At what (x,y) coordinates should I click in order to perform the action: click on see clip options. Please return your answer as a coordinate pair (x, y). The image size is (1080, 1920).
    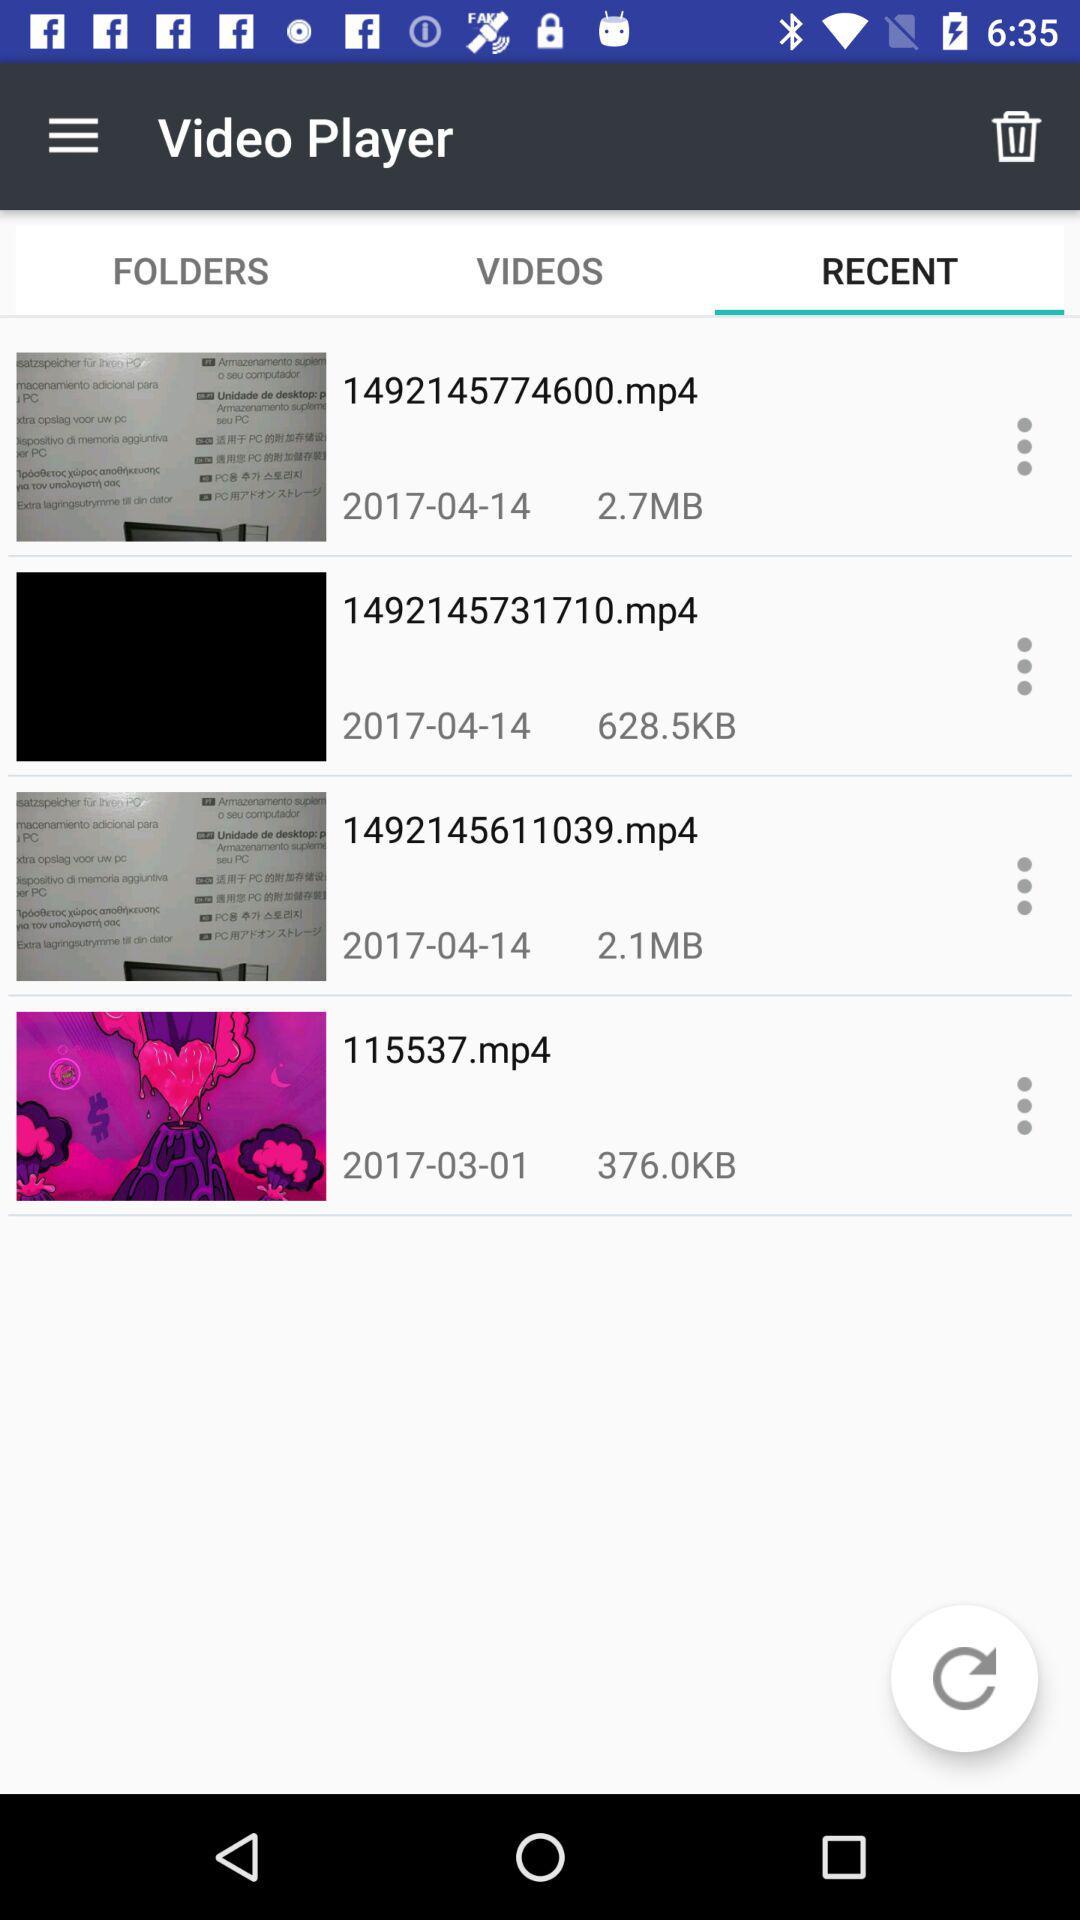
    Looking at the image, I should click on (1024, 666).